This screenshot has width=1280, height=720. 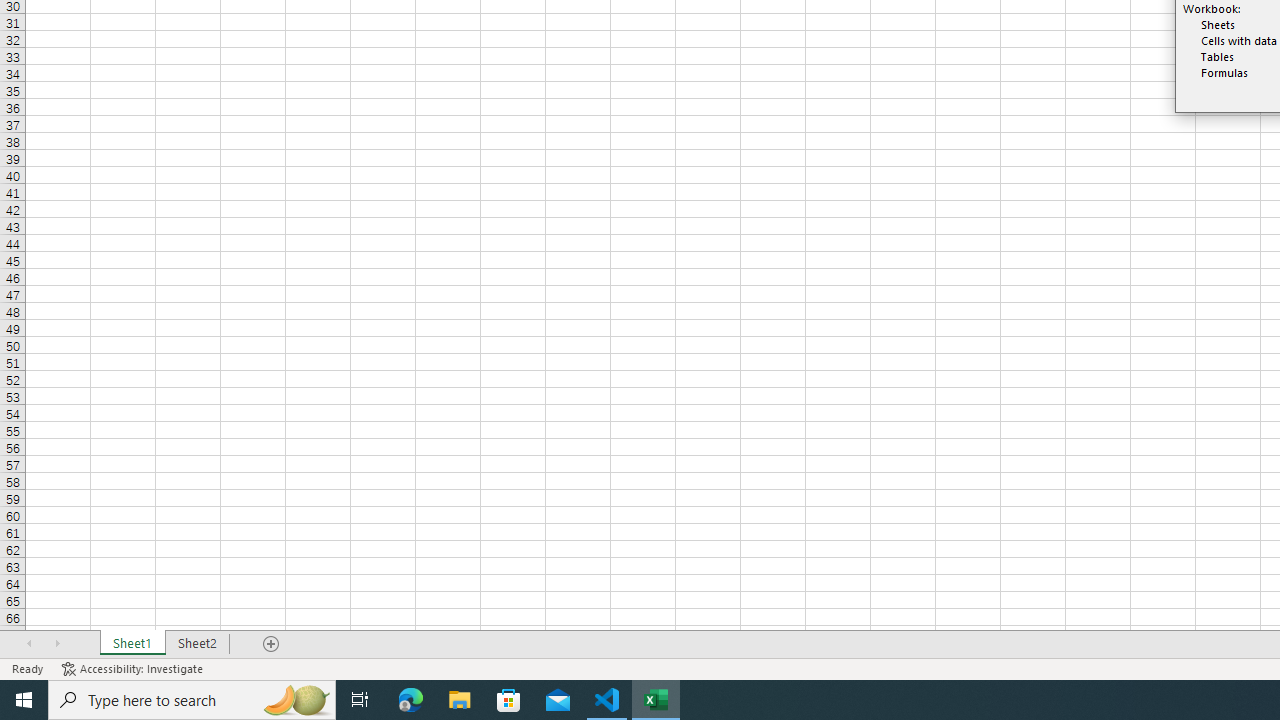 I want to click on 'Sheet2', so click(x=197, y=644).